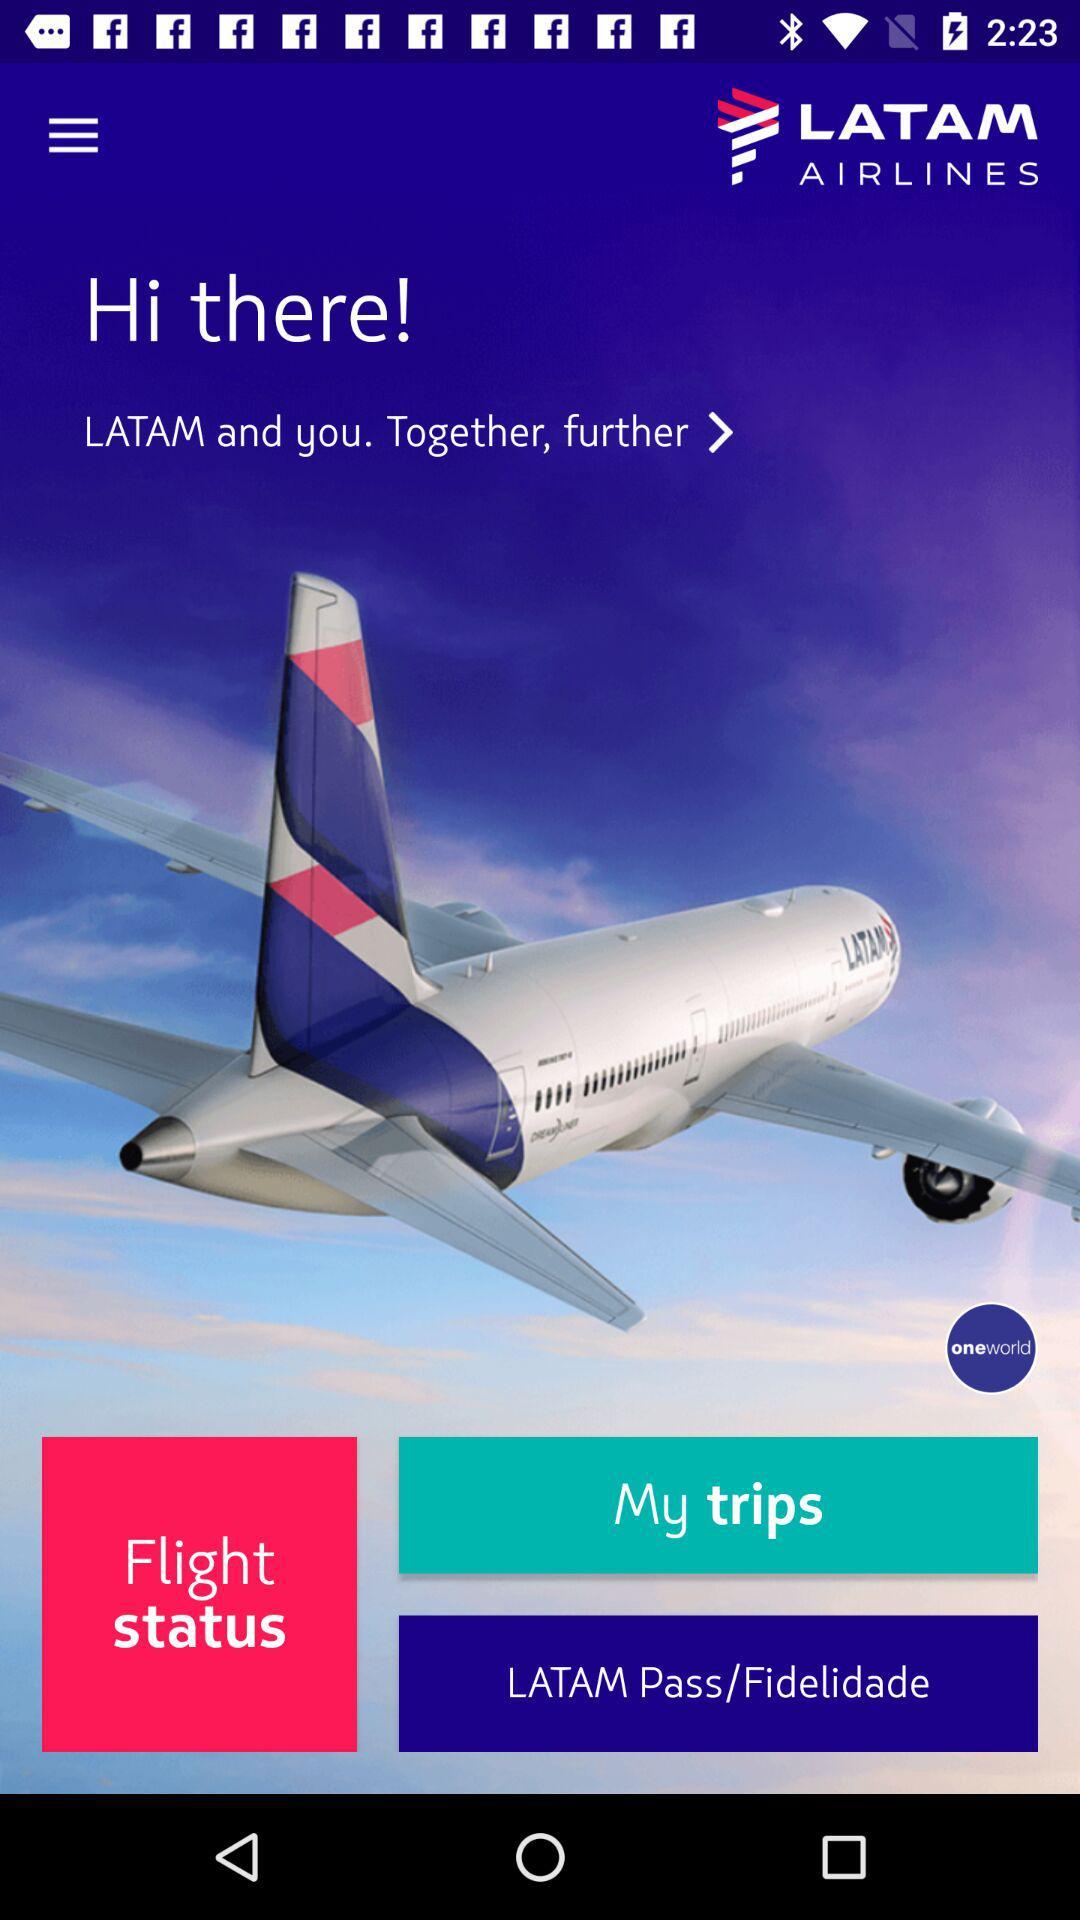 This screenshot has width=1080, height=1920. I want to click on item to the left of my trips, so click(199, 1593).